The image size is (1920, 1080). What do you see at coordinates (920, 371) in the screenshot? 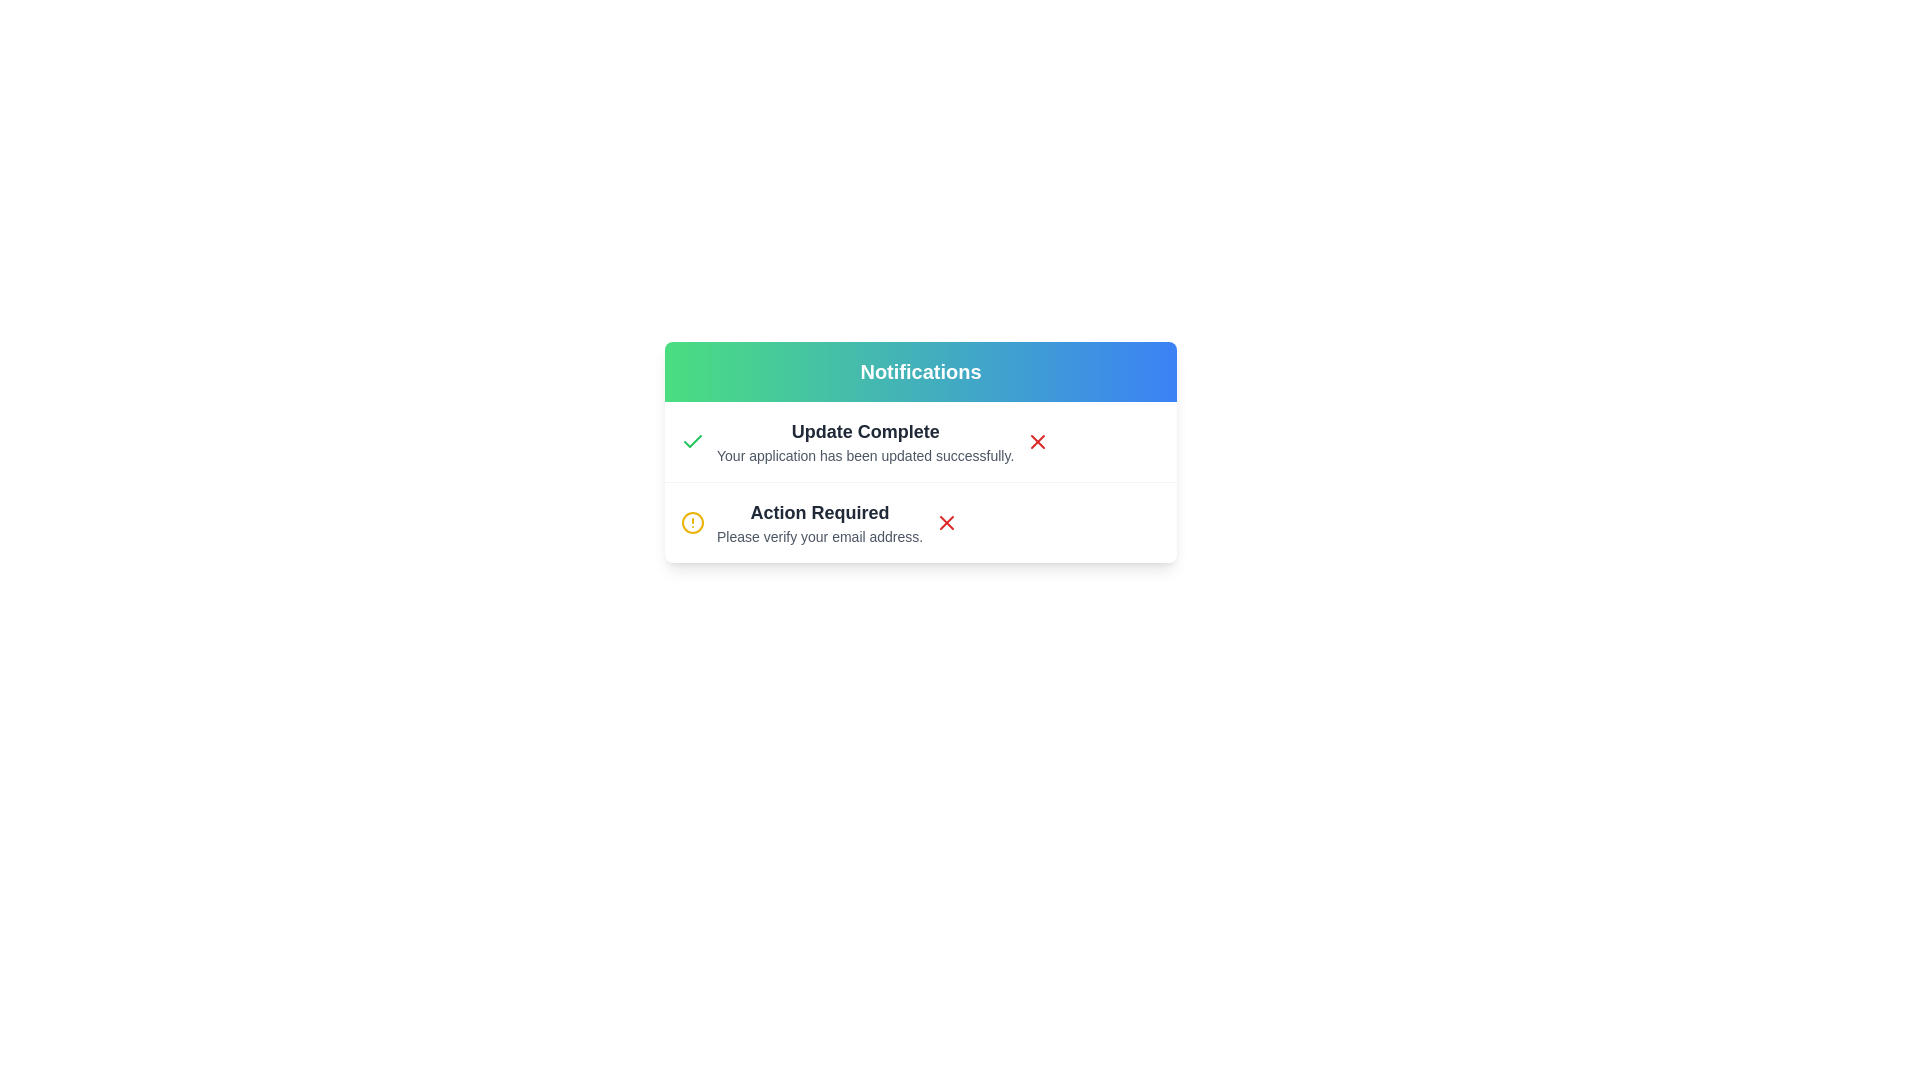
I see `the 'Notifications' text label which is bold, white, and centrally located at the top of a gradient banner transitioning from green to blue` at bounding box center [920, 371].